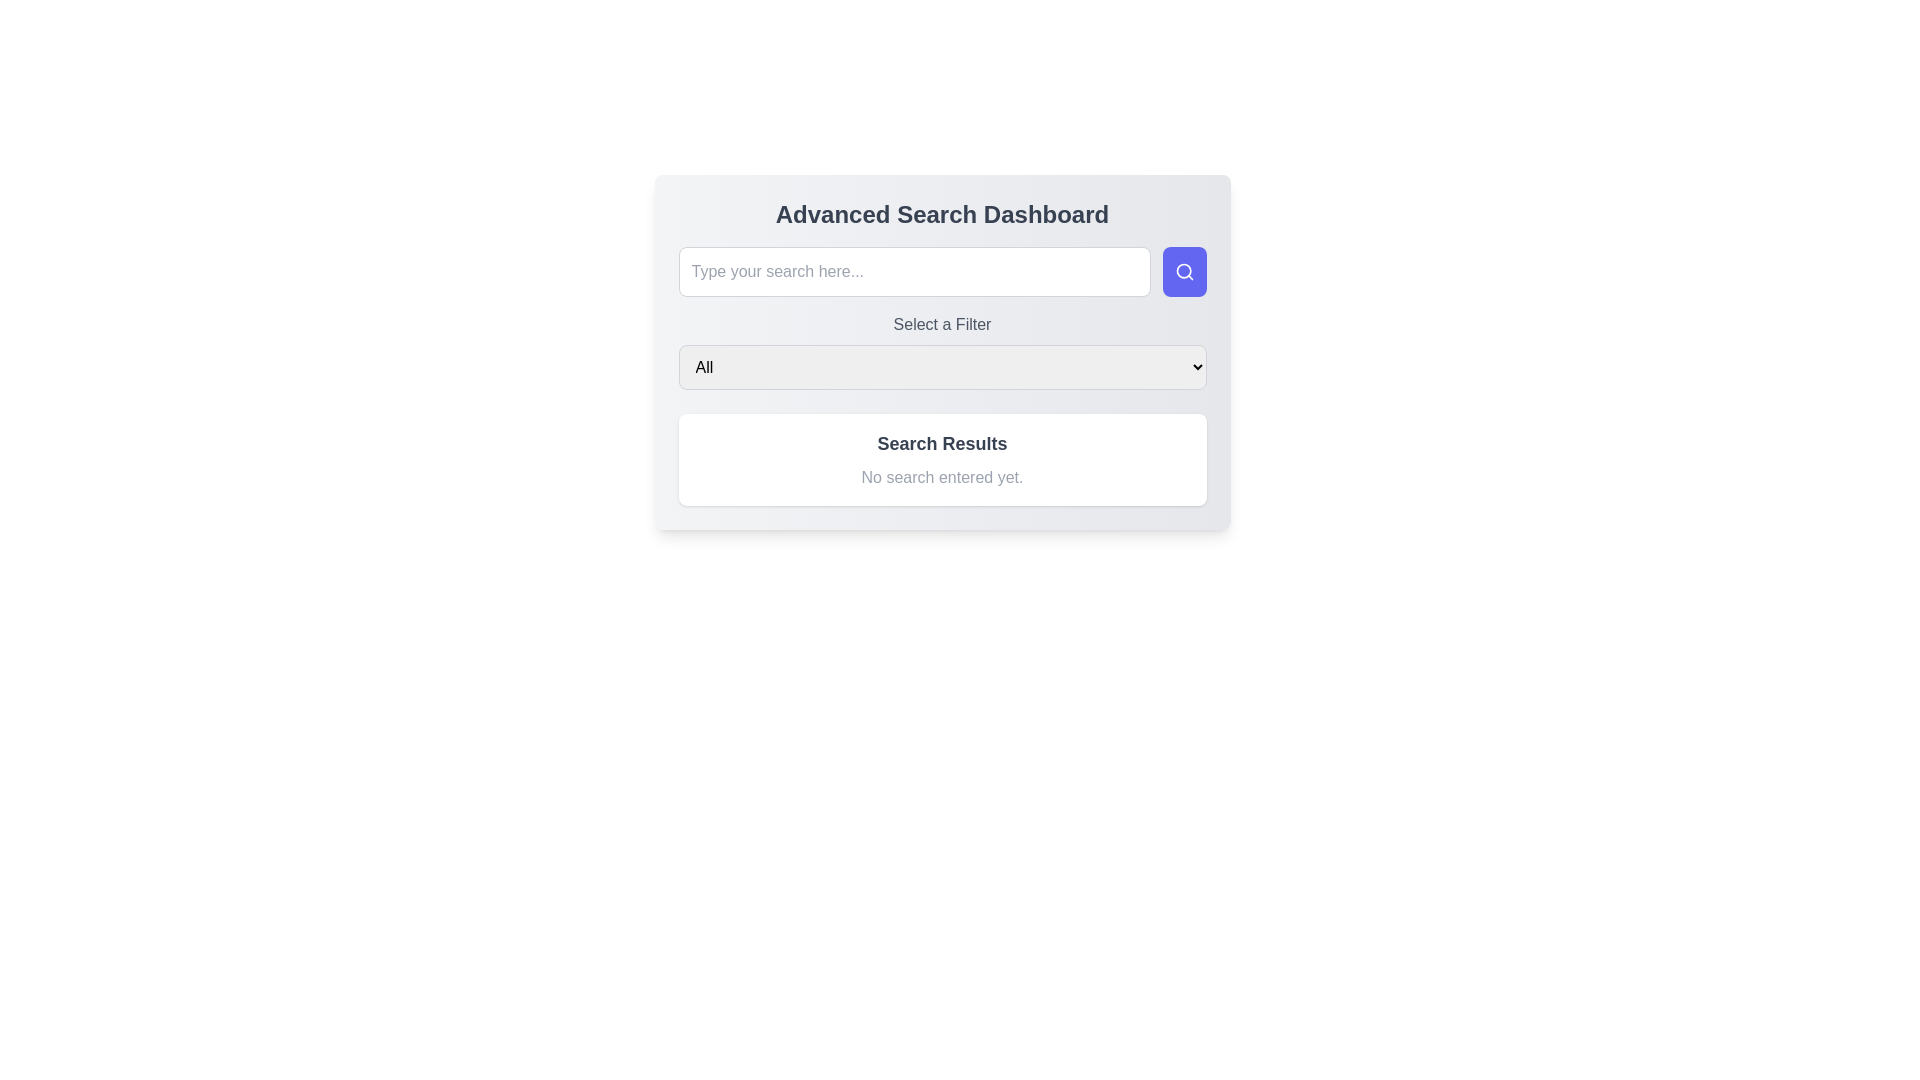 Image resolution: width=1920 pixels, height=1080 pixels. Describe the element at coordinates (941, 478) in the screenshot. I see `the static text that indicates no search query has been inputted, located below the 'Search Results' heading` at that location.